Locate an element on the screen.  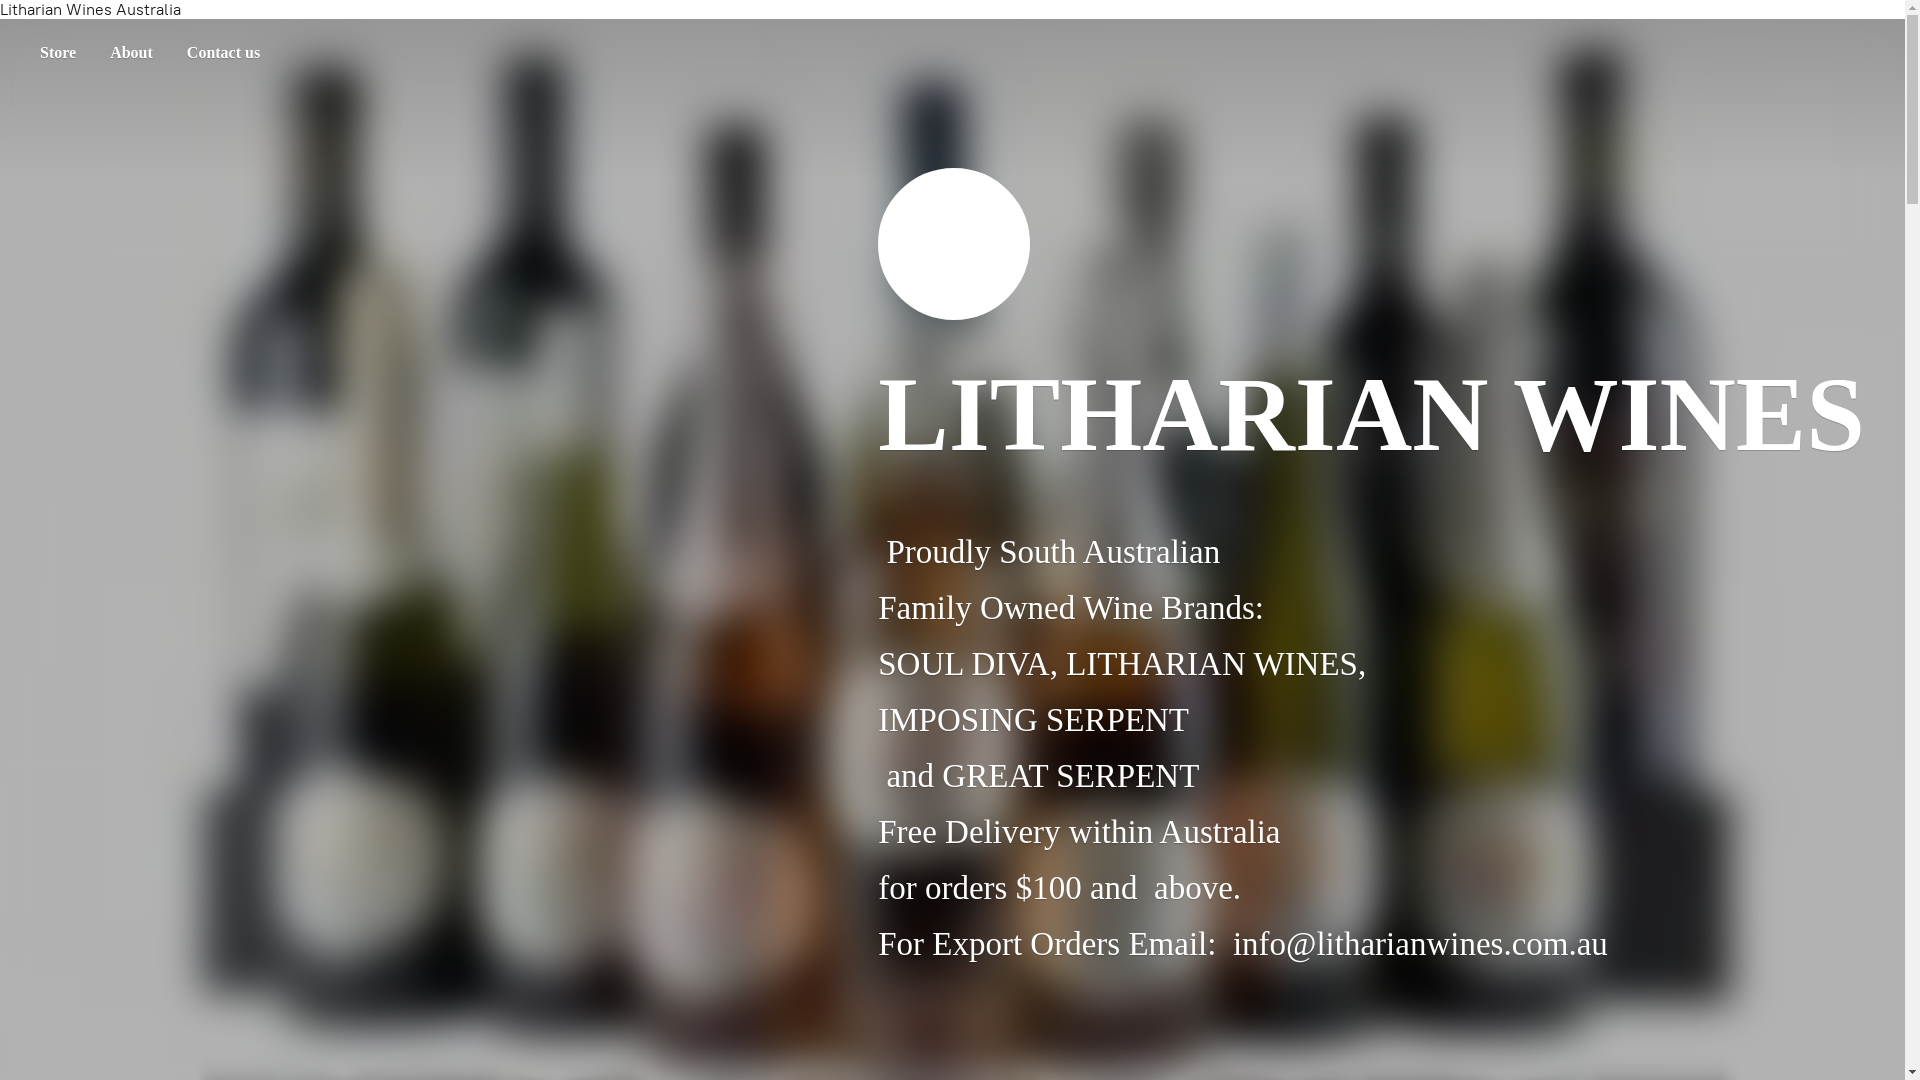
'Contact us' is located at coordinates (223, 52).